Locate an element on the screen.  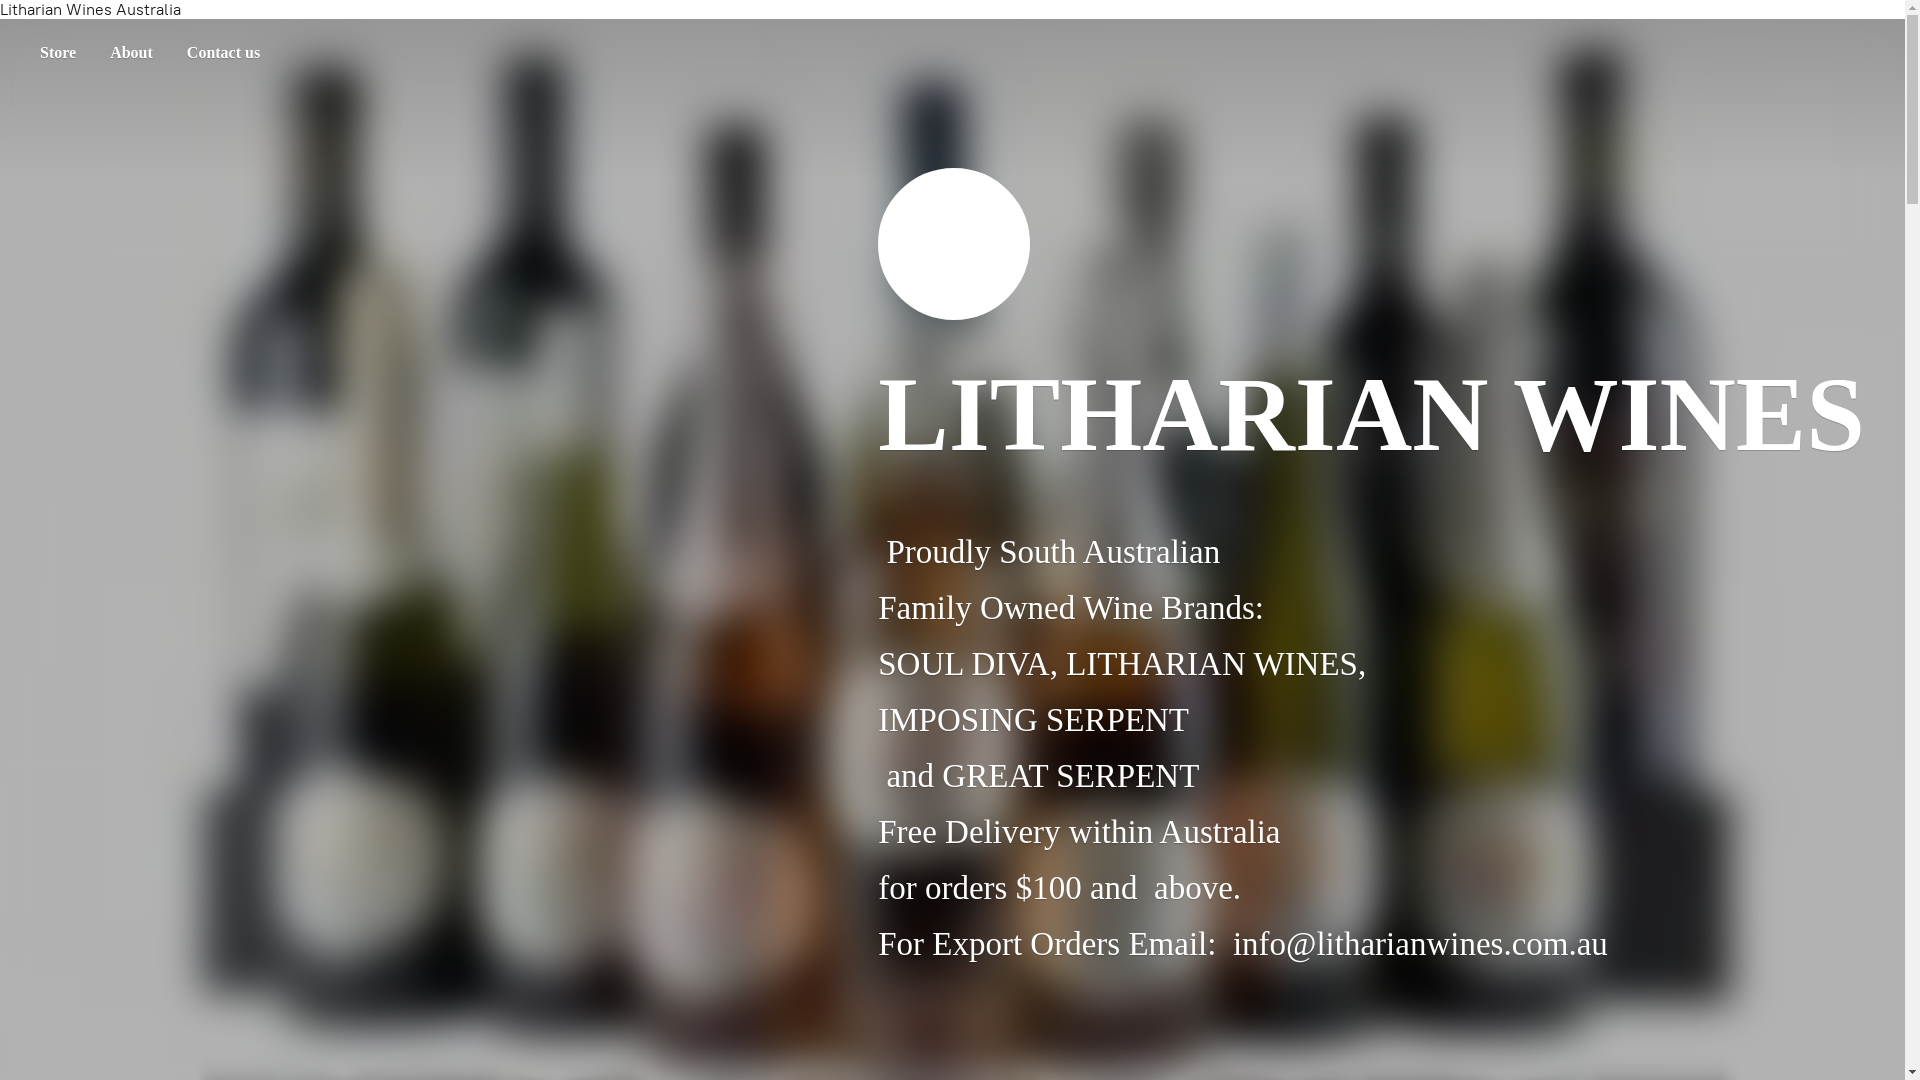
'Contact us' is located at coordinates (223, 52).